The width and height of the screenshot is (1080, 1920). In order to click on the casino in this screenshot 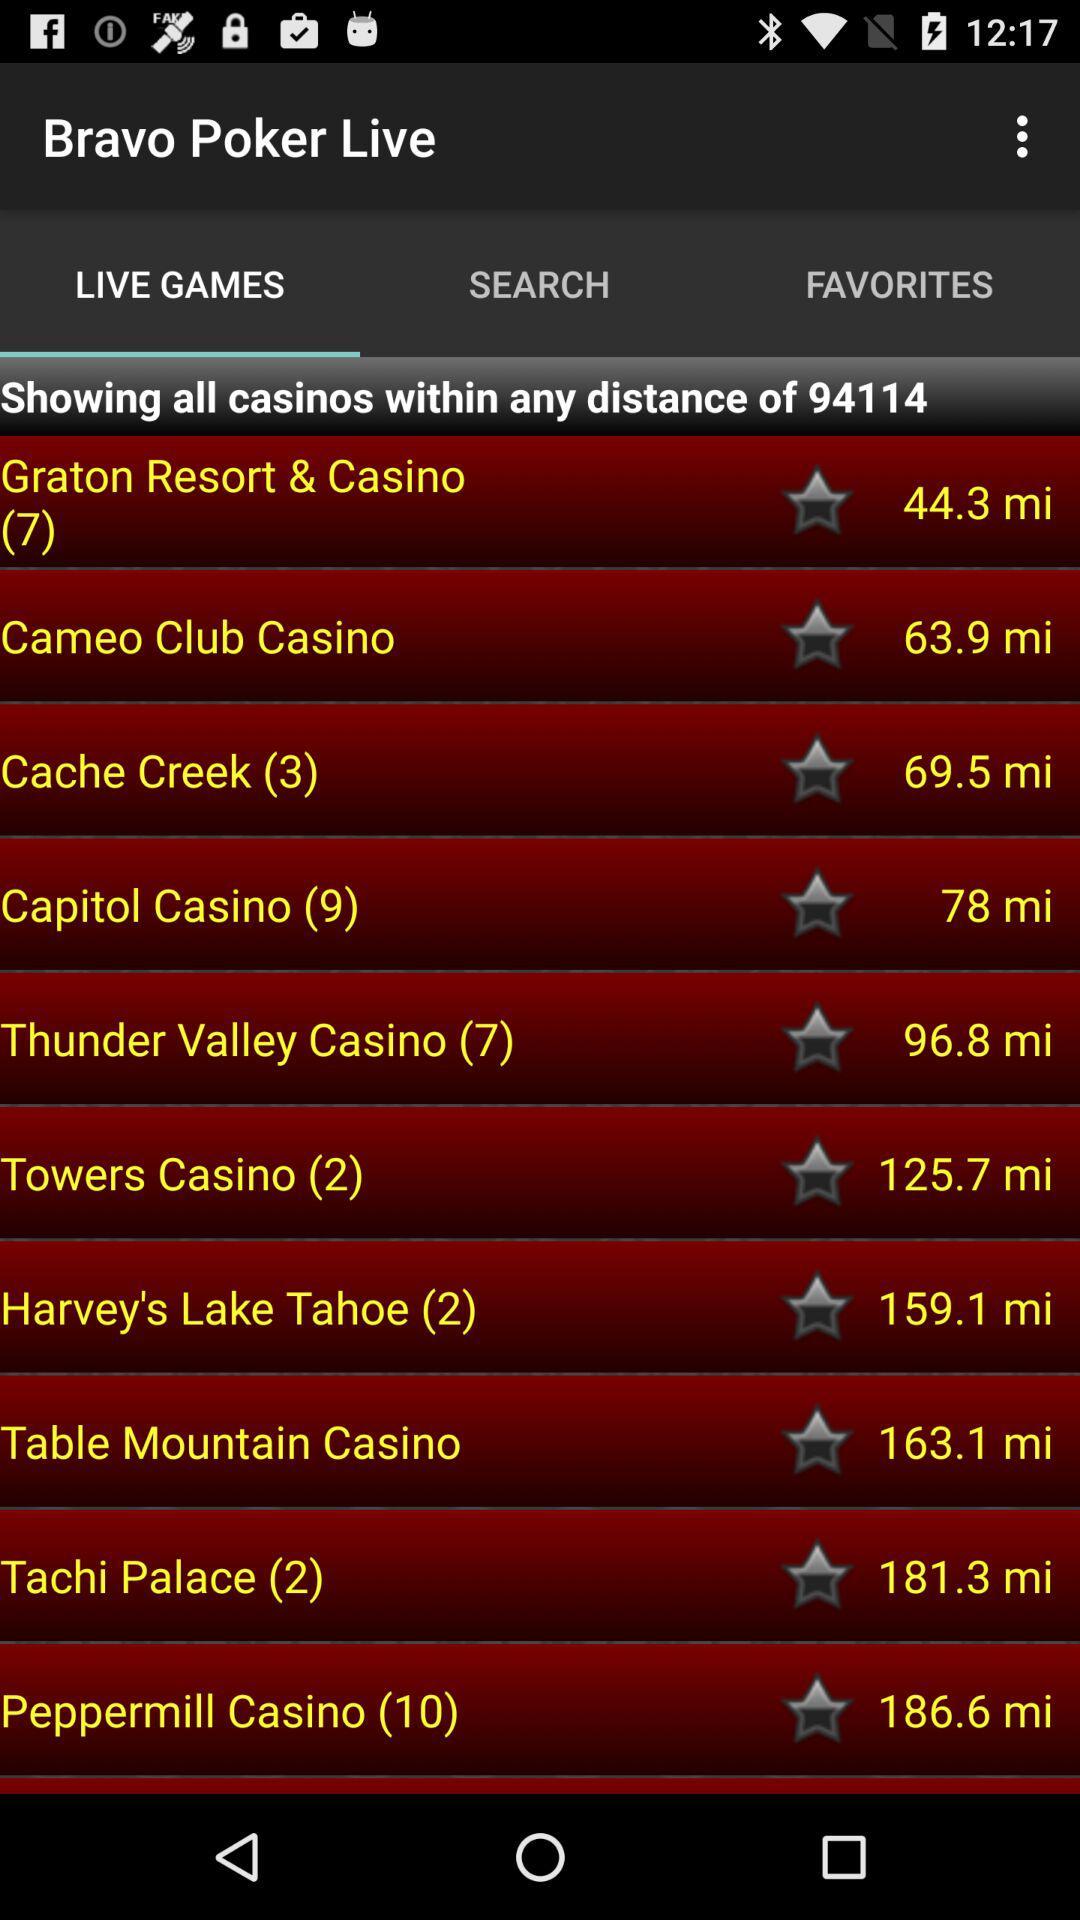, I will do `click(817, 1574)`.